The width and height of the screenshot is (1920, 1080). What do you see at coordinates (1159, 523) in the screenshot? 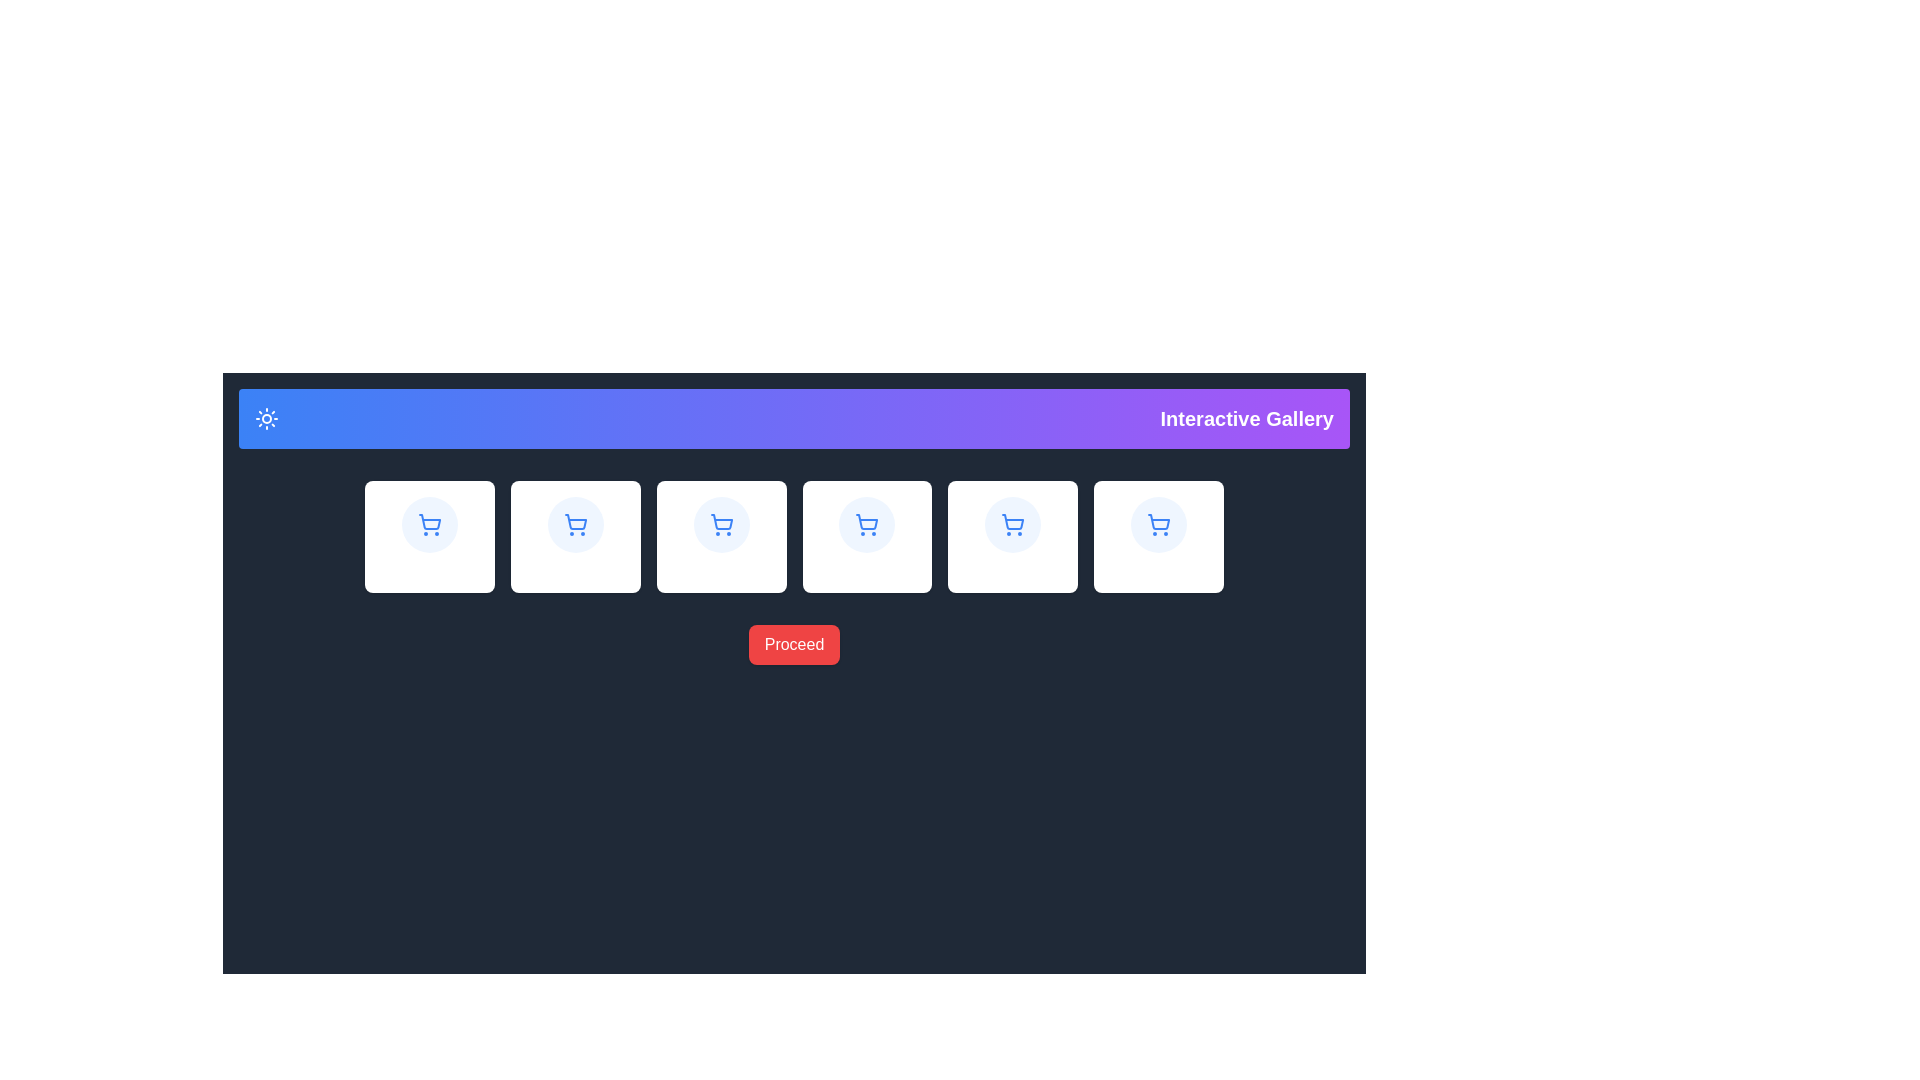
I see `the shopping cart icon` at bounding box center [1159, 523].